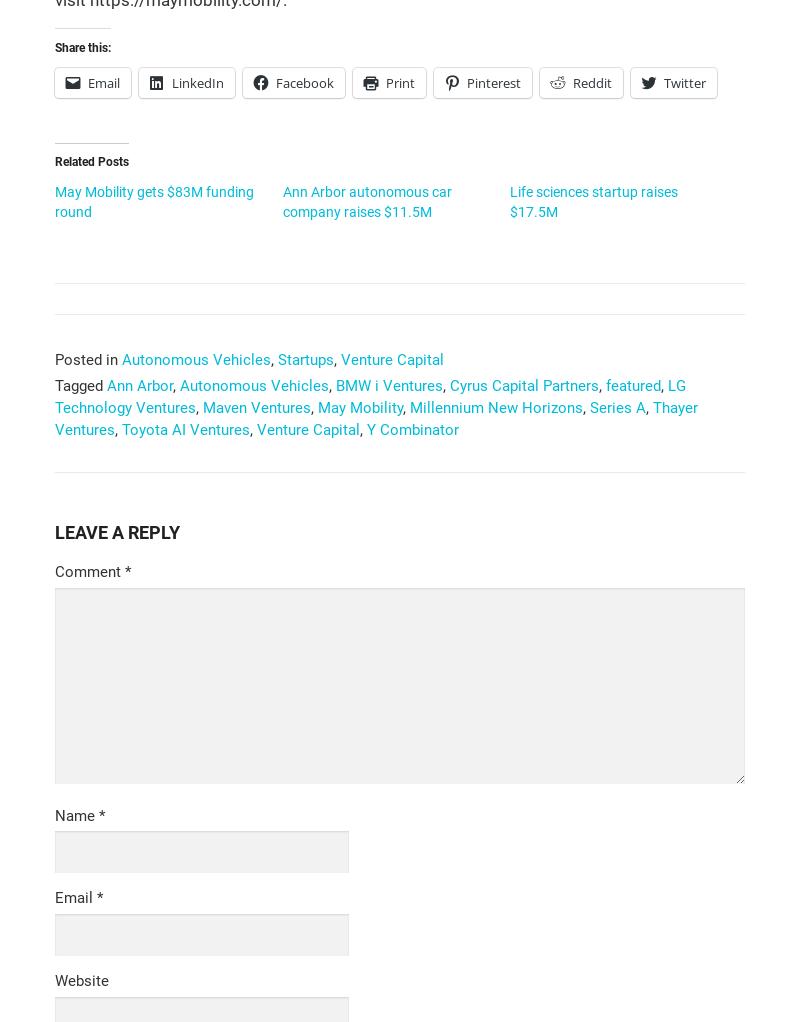 The width and height of the screenshot is (800, 1022). Describe the element at coordinates (317, 407) in the screenshot. I see `'May Mobility'` at that location.